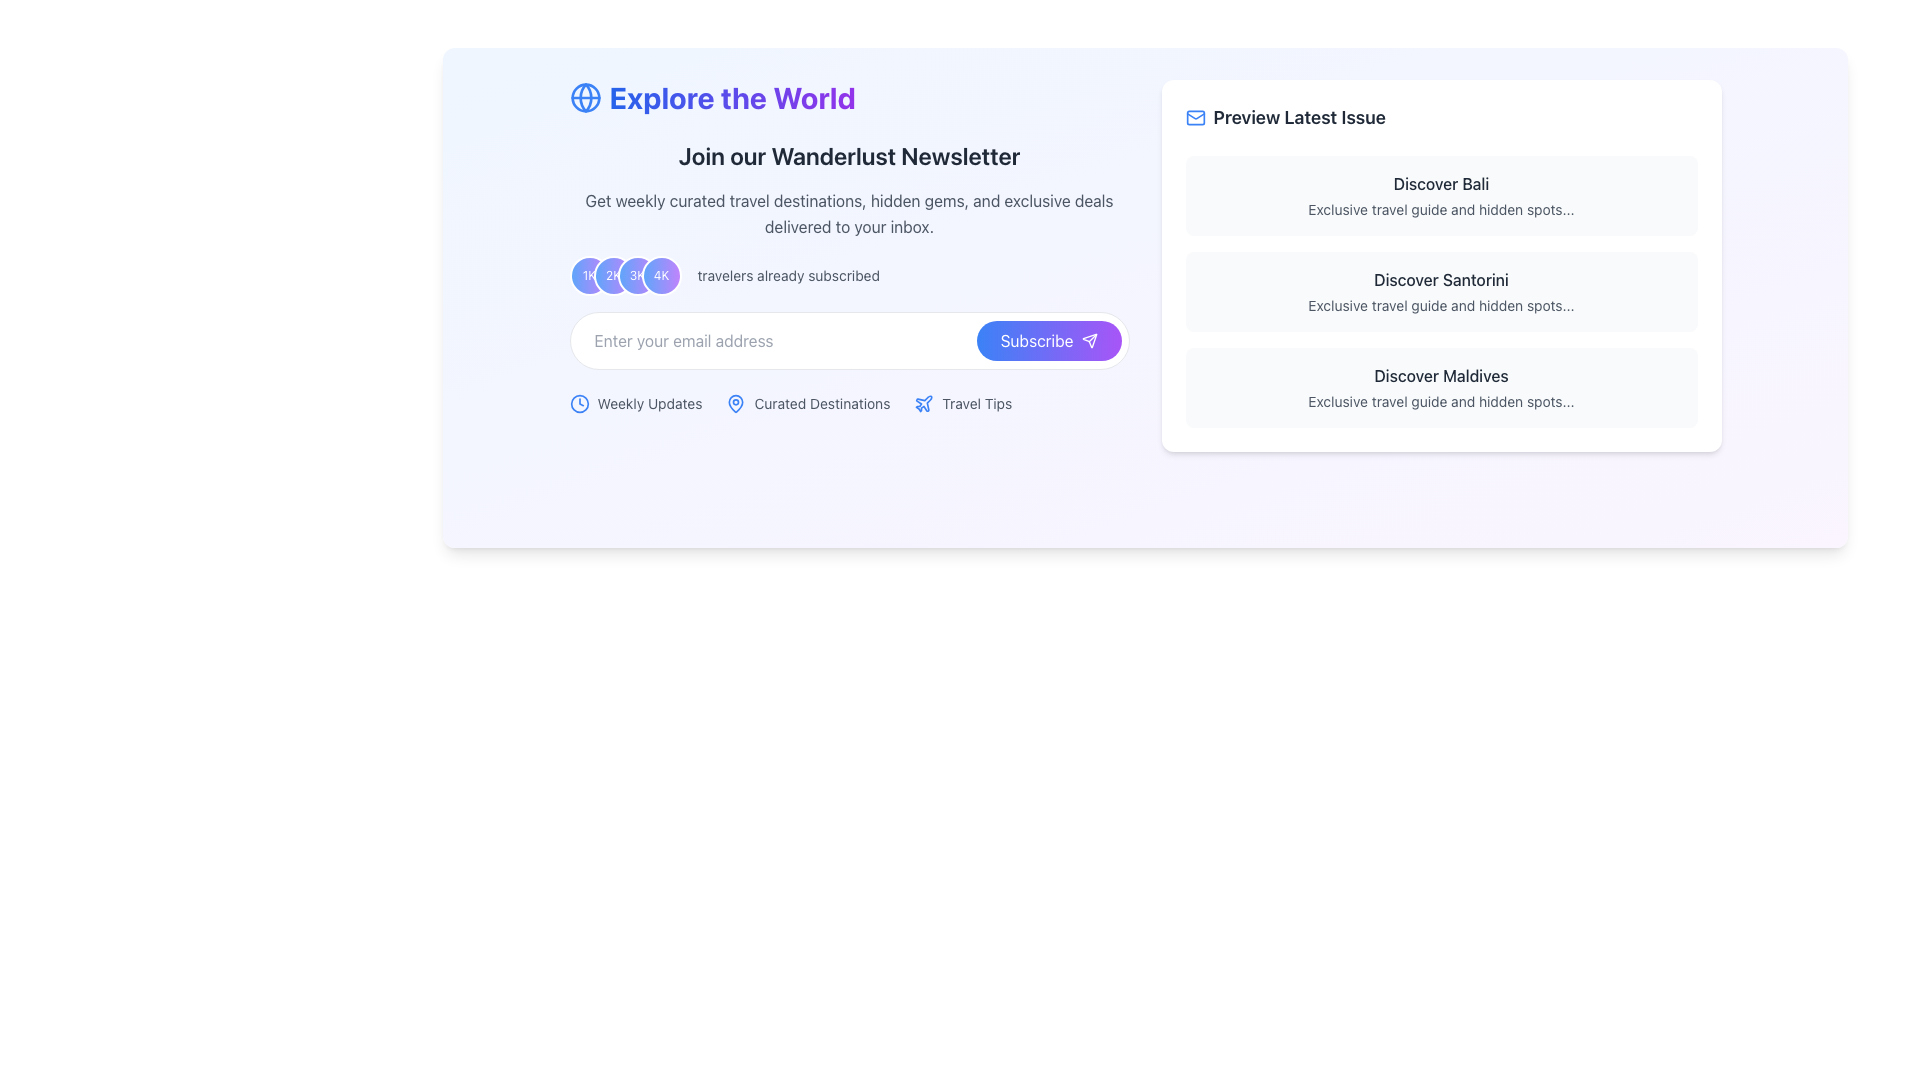 Image resolution: width=1920 pixels, height=1080 pixels. Describe the element at coordinates (612, 276) in the screenshot. I see `visually on the second circular badge in the horizontal group of four, located between the '1K' and '3K' badges, to gather information` at that location.